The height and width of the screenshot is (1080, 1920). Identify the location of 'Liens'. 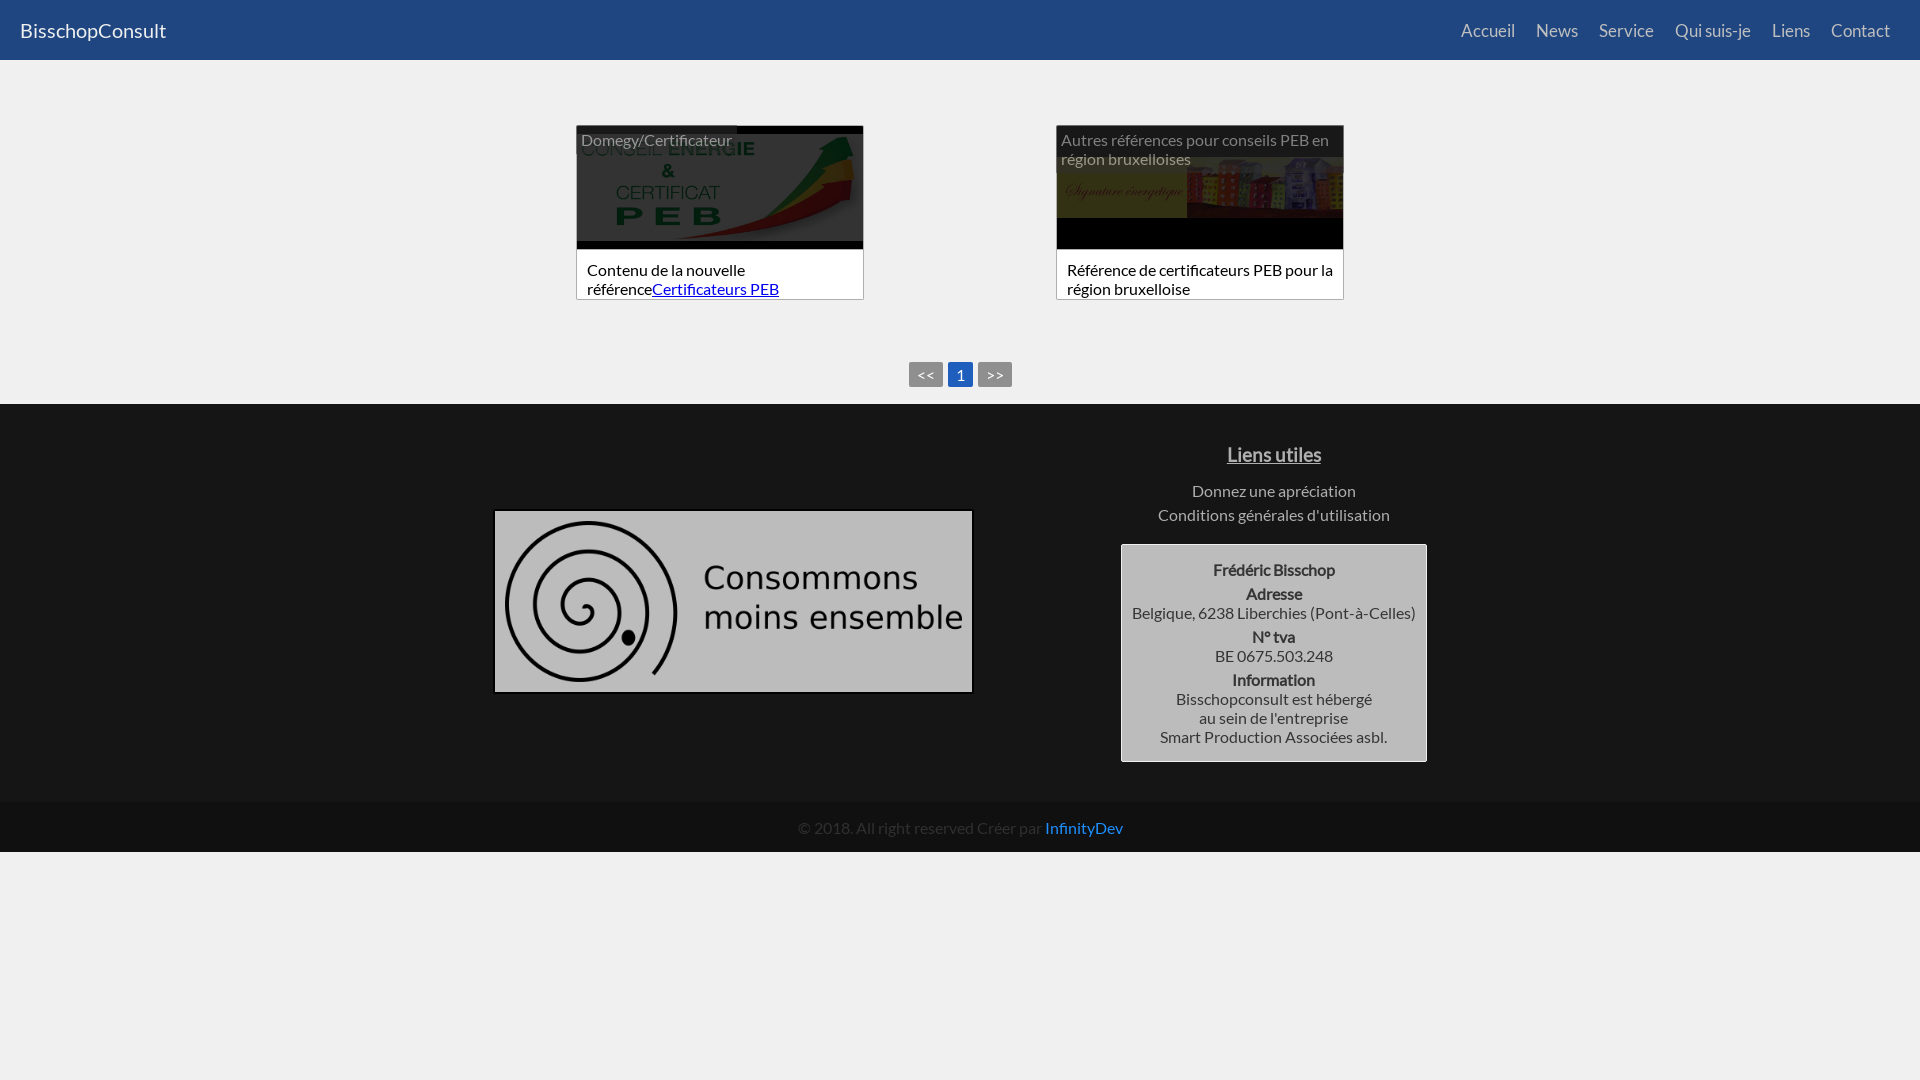
(1790, 30).